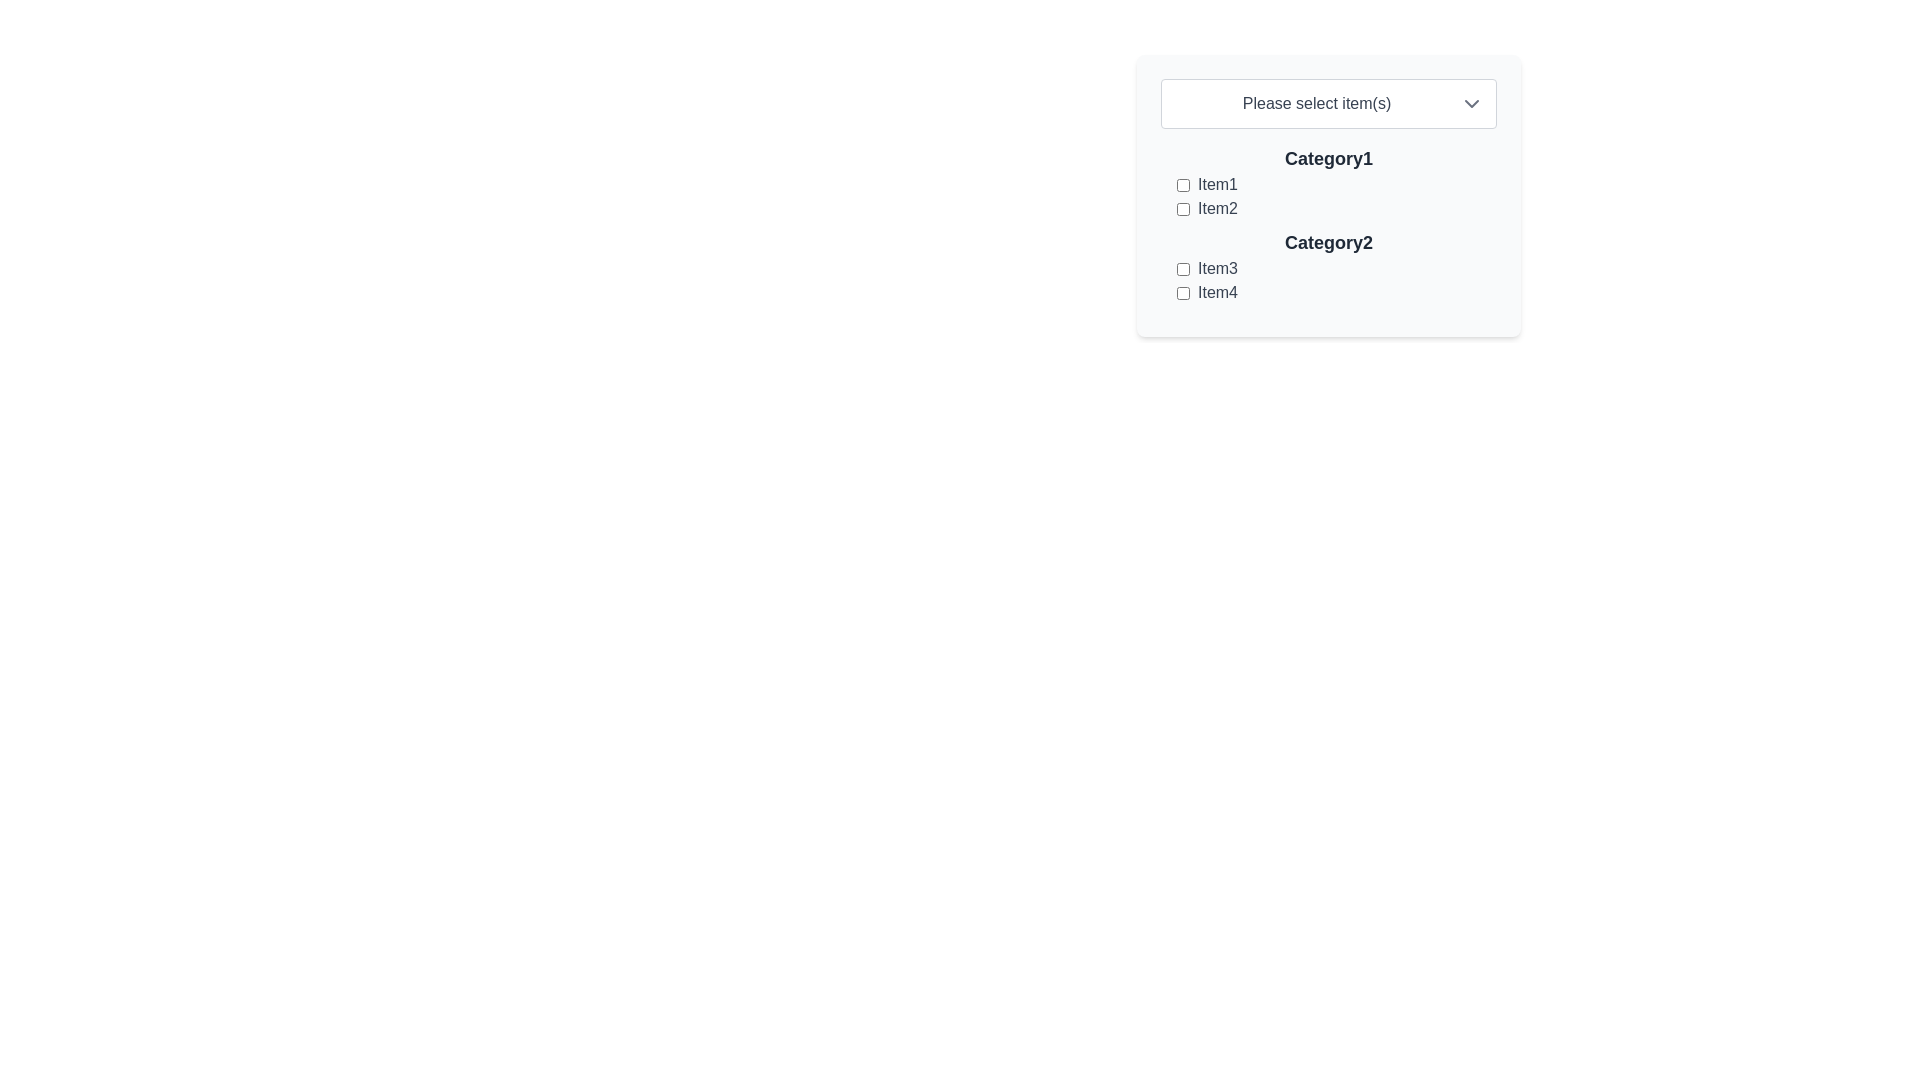 This screenshot has width=1920, height=1080. What do you see at coordinates (1329, 104) in the screenshot?
I see `the dropdown menu trigger element, which is a rectangular menu with rounded corners and a light gray border displaying 'Please select item(s)' and a downward-pointing chevron icon on the right` at bounding box center [1329, 104].